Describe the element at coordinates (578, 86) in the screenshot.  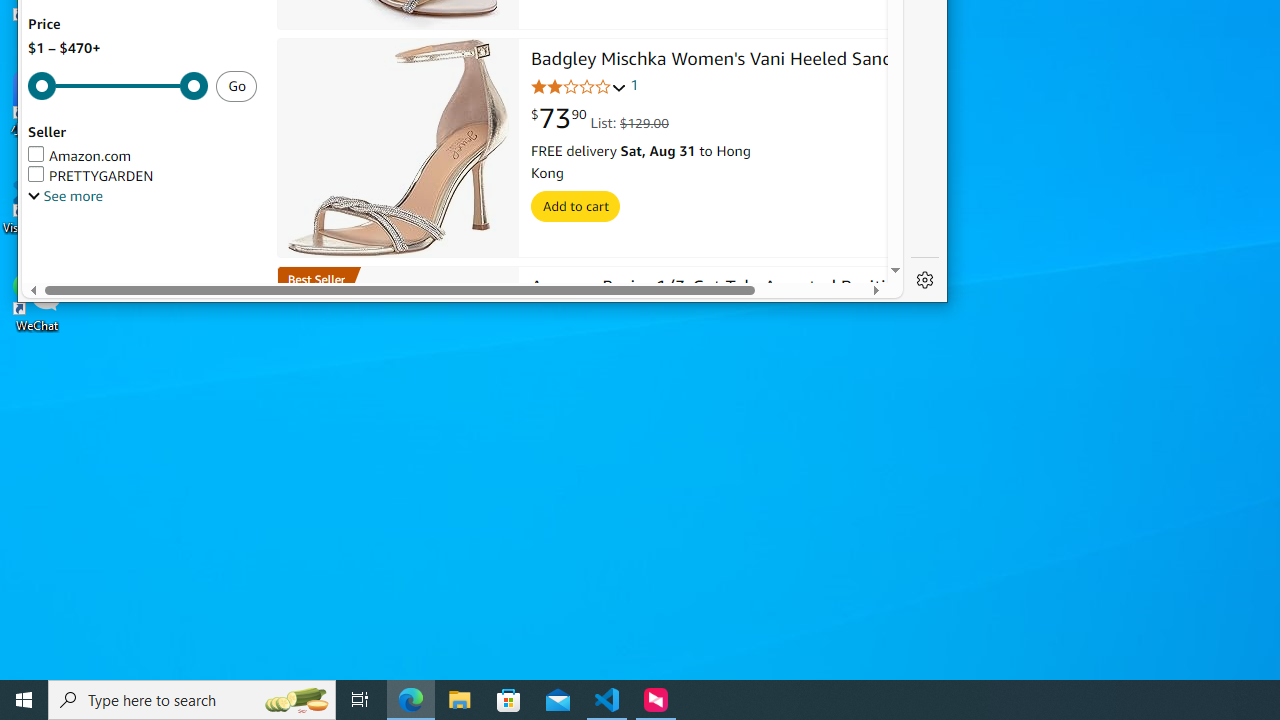
I see `'2.0 out of 5 stars'` at that location.